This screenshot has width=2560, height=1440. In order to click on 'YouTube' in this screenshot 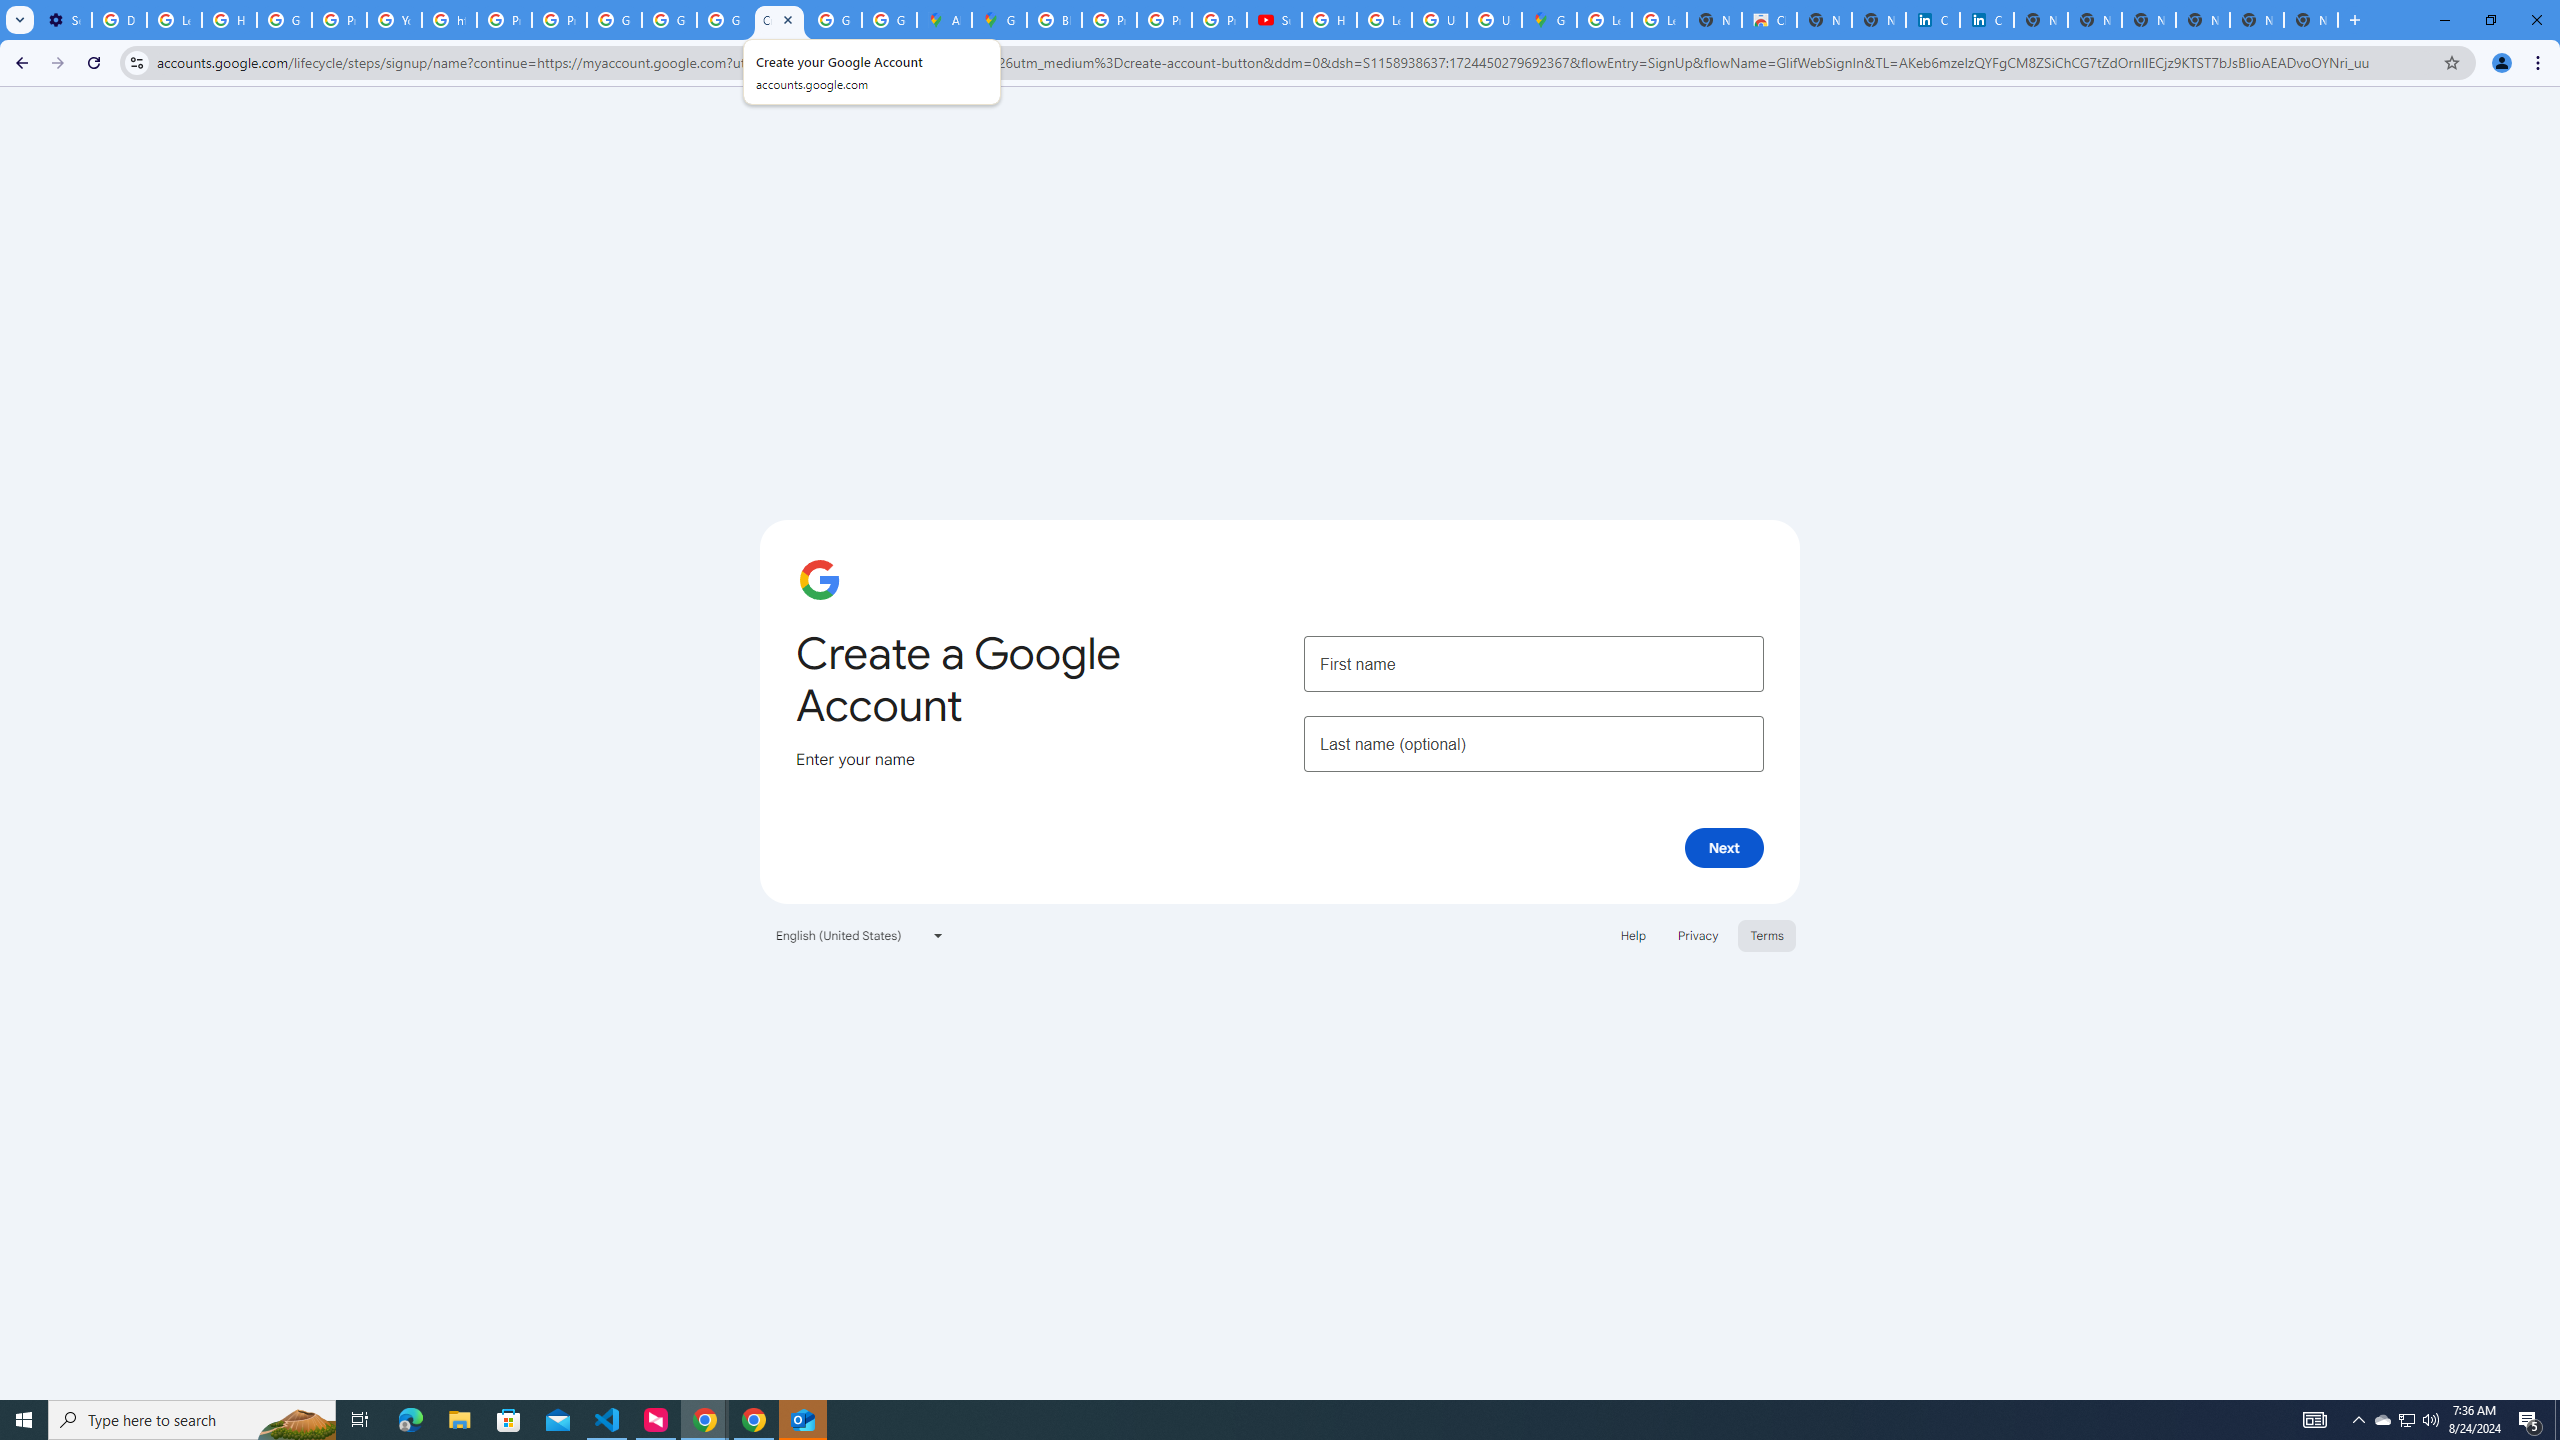, I will do `click(394, 19)`.